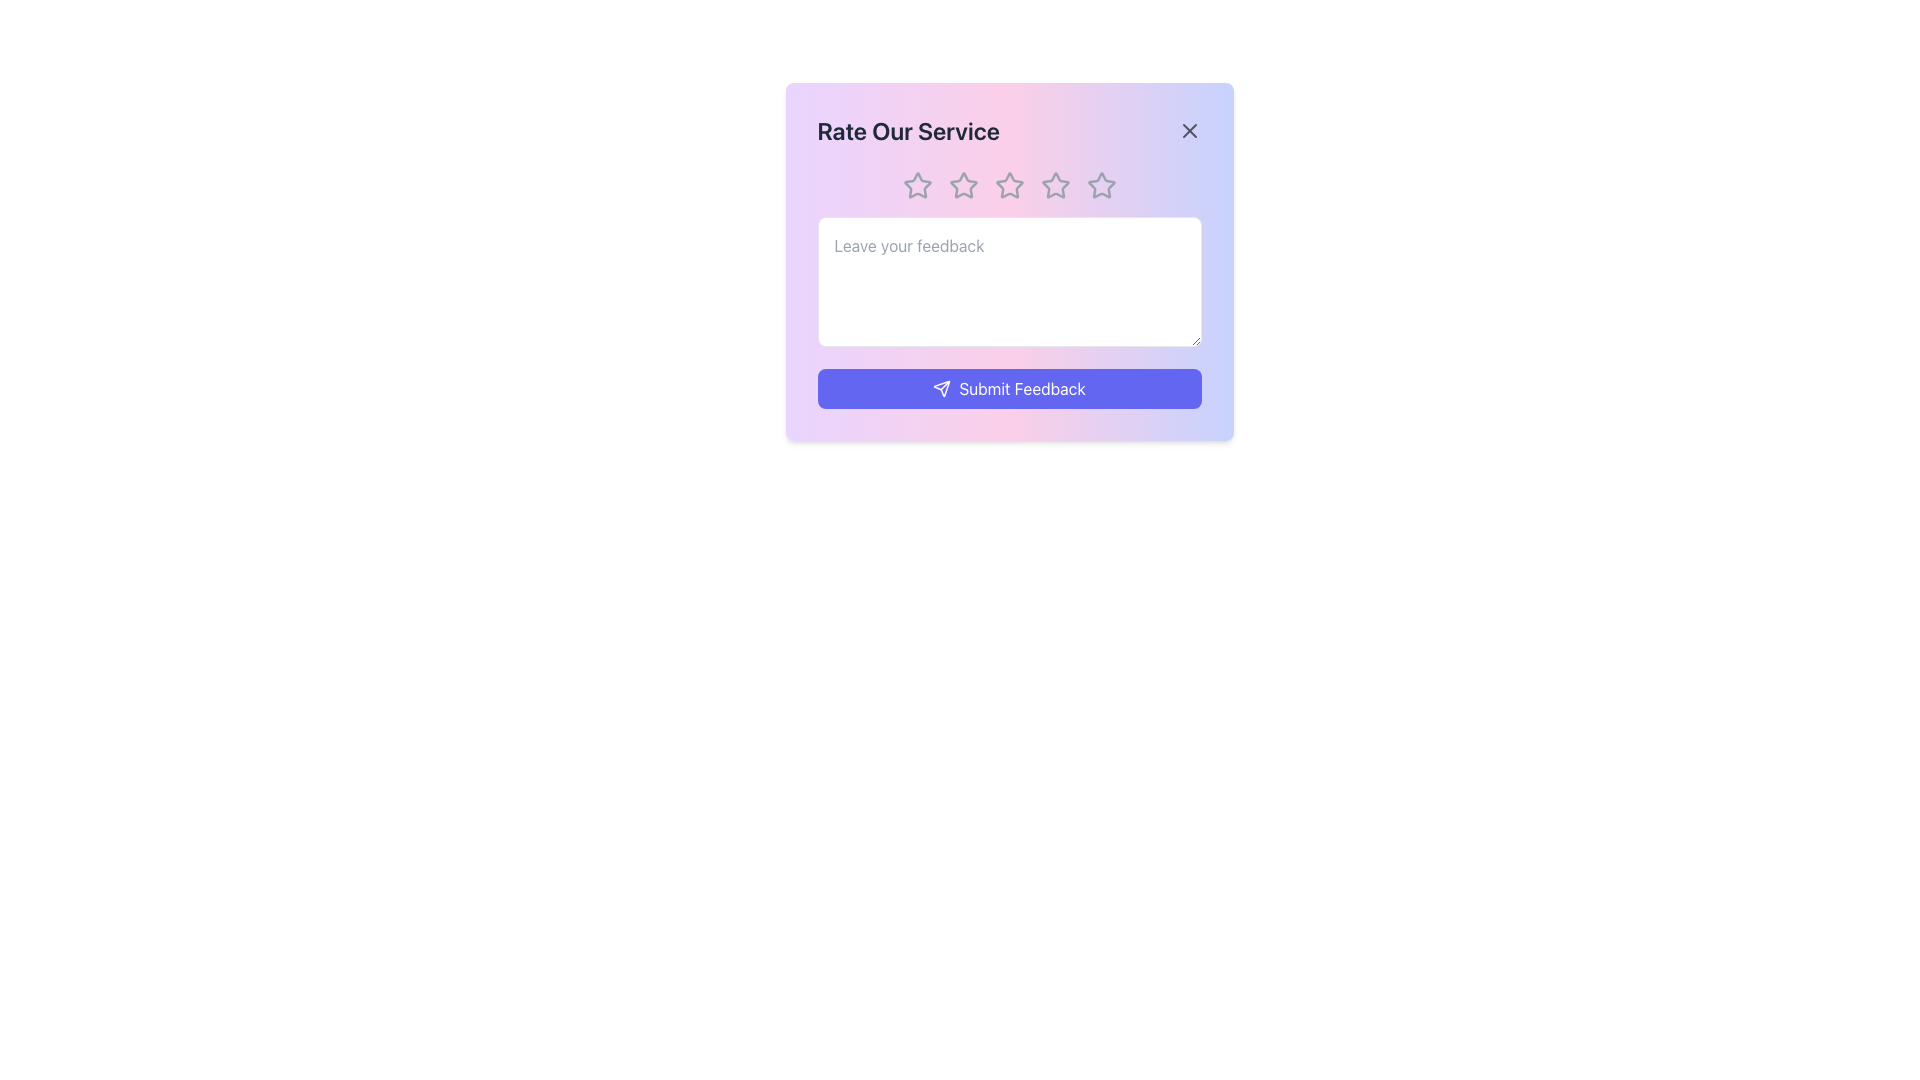  I want to click on vector graphic icon representing the action of sending feedback, located in the bottom center of the 'Rate Our Service' modal, for styling or scripting purposes, so click(941, 389).